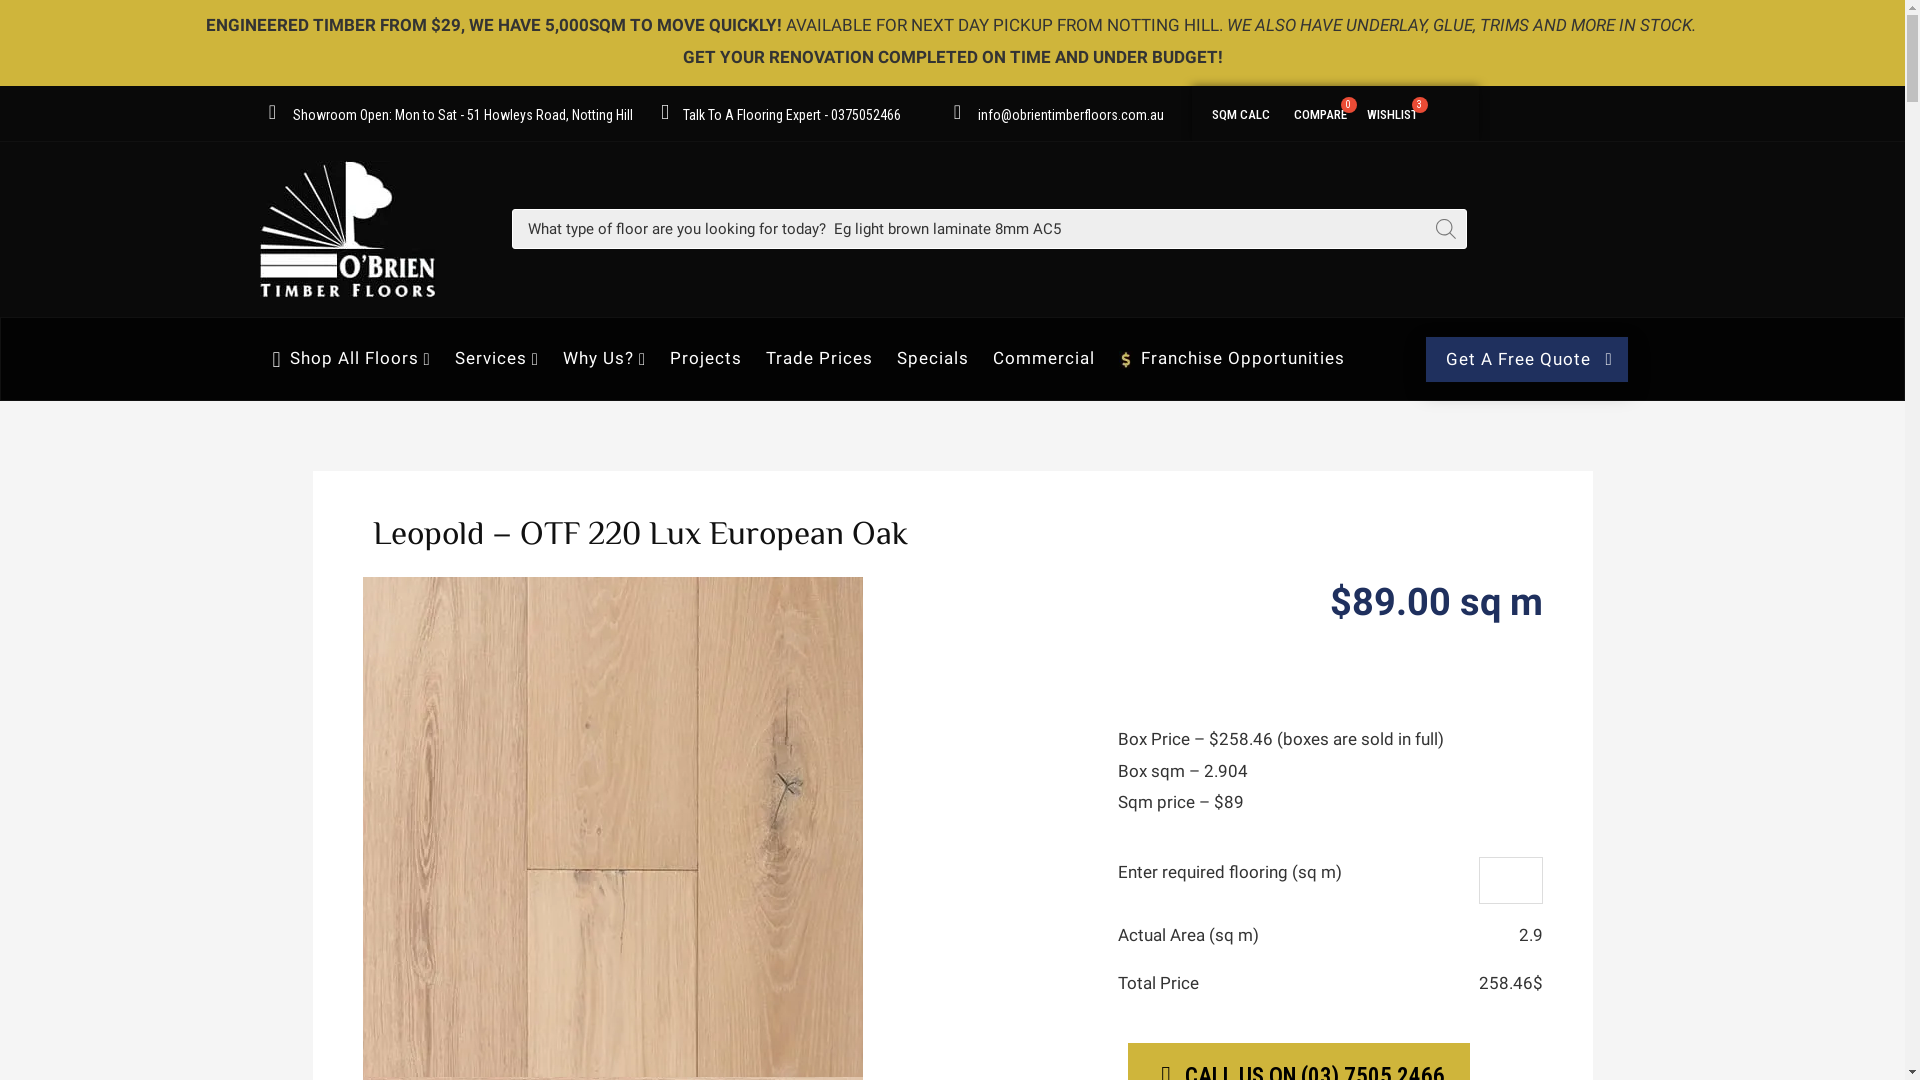  I want to click on 'COMPARE', so click(1319, 111).